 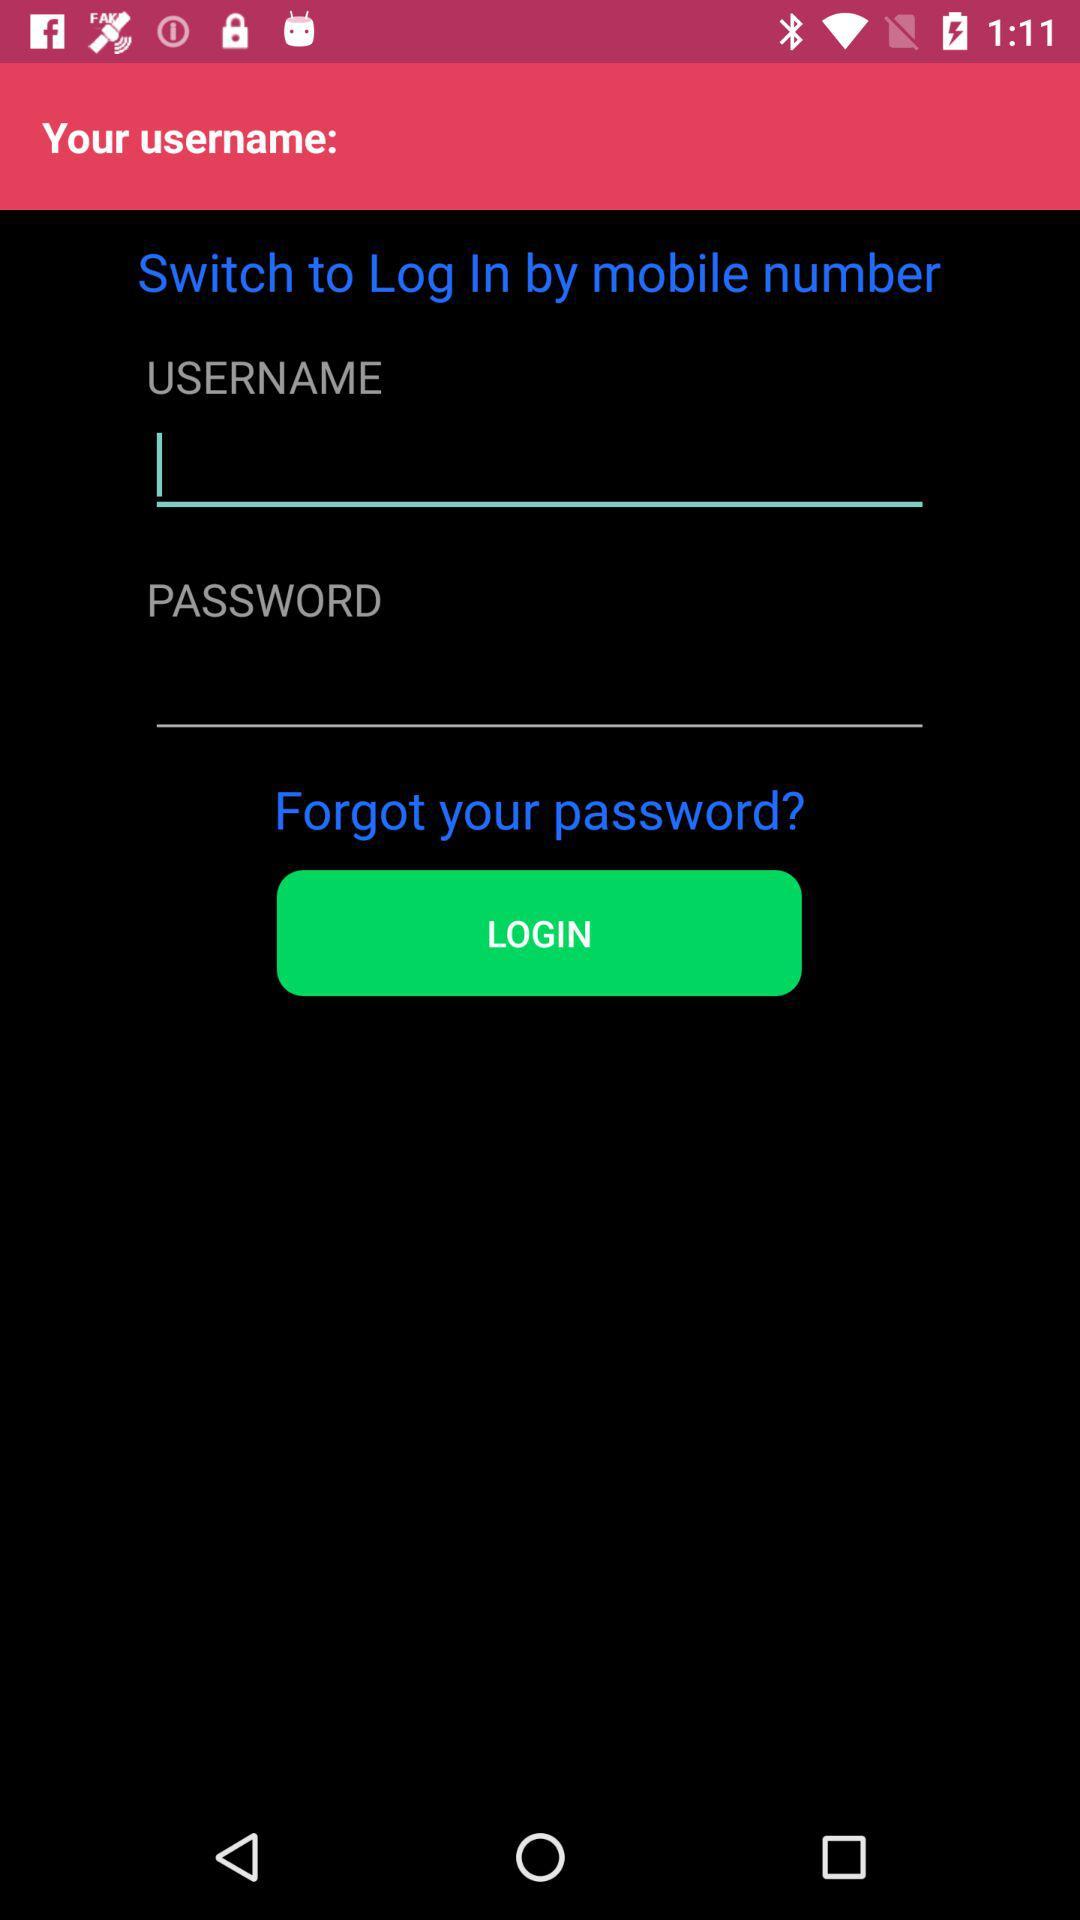 What do you see at coordinates (538, 931) in the screenshot?
I see `the login icon` at bounding box center [538, 931].